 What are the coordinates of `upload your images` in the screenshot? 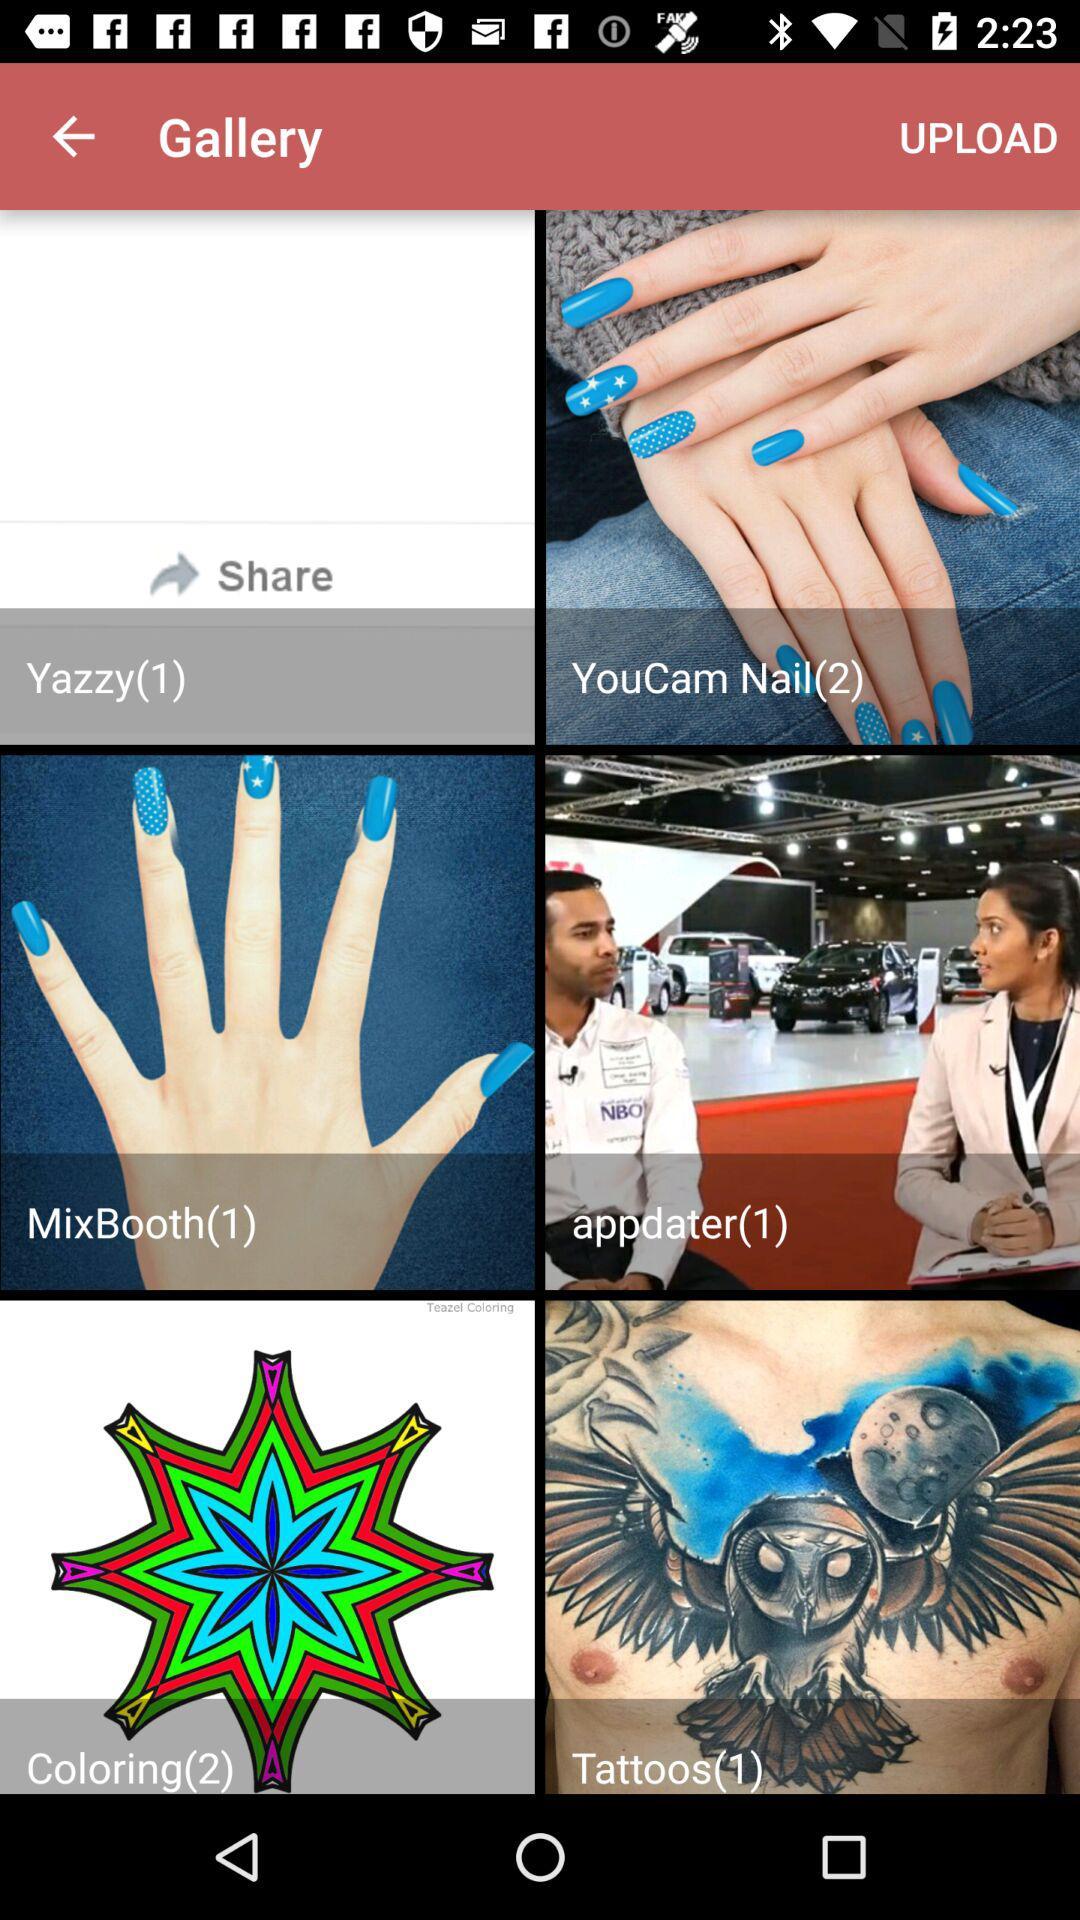 It's located at (812, 1022).